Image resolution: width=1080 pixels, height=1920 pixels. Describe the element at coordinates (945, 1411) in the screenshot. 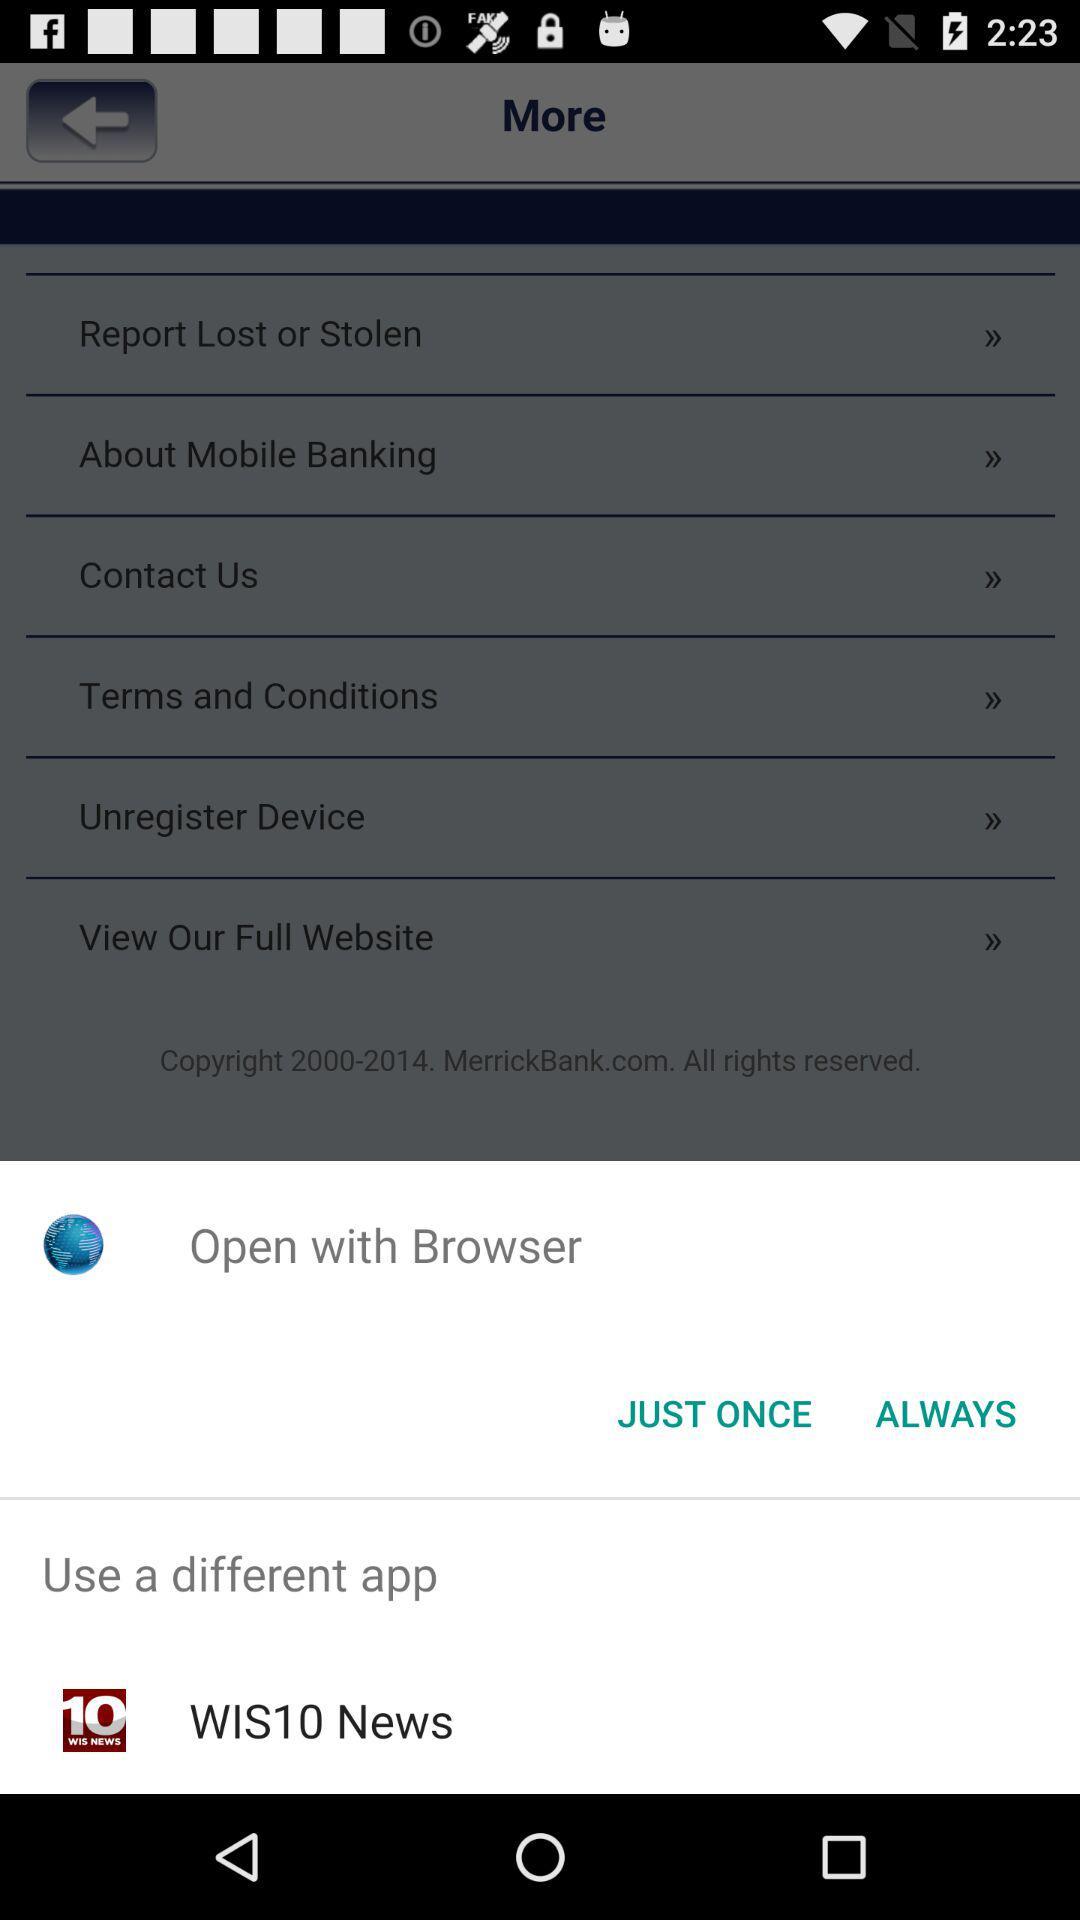

I see `the always item` at that location.